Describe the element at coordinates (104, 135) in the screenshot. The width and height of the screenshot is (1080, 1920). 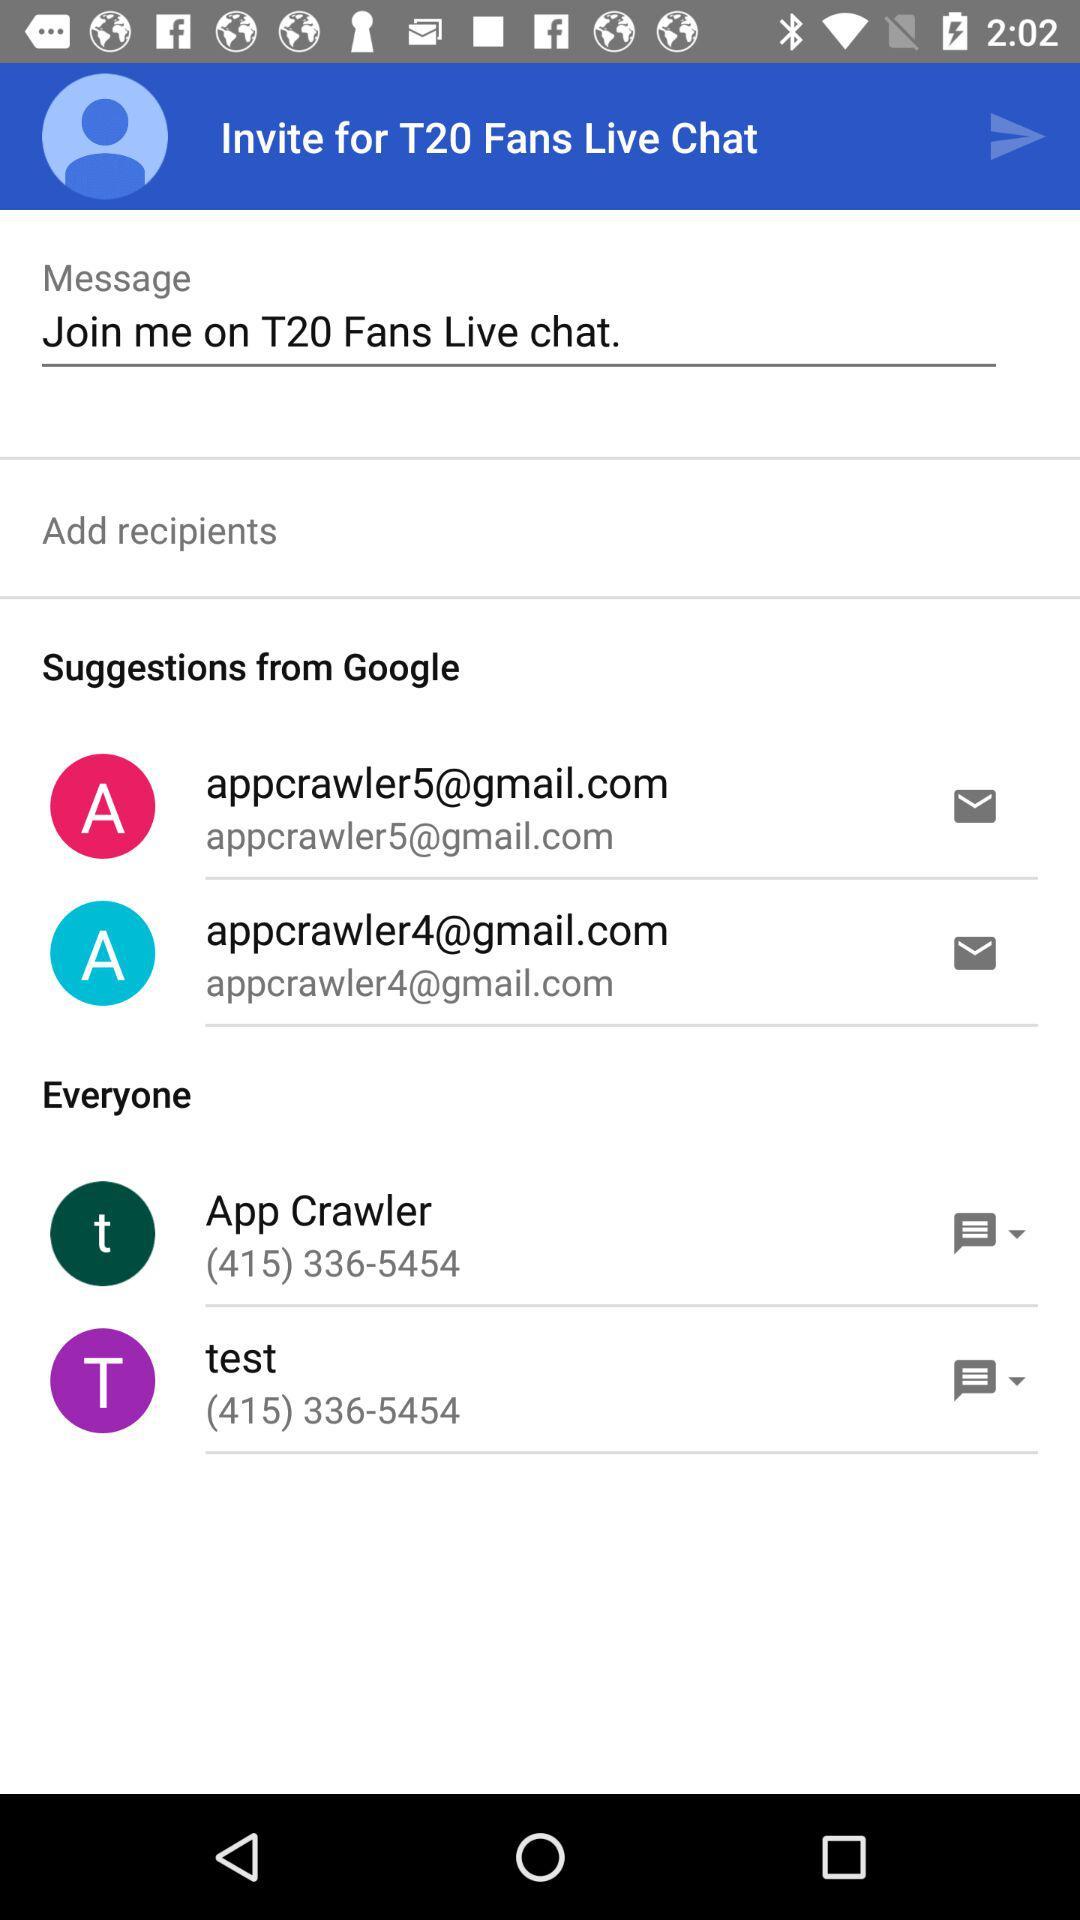
I see `icon to the left of the invite for t20 item` at that location.